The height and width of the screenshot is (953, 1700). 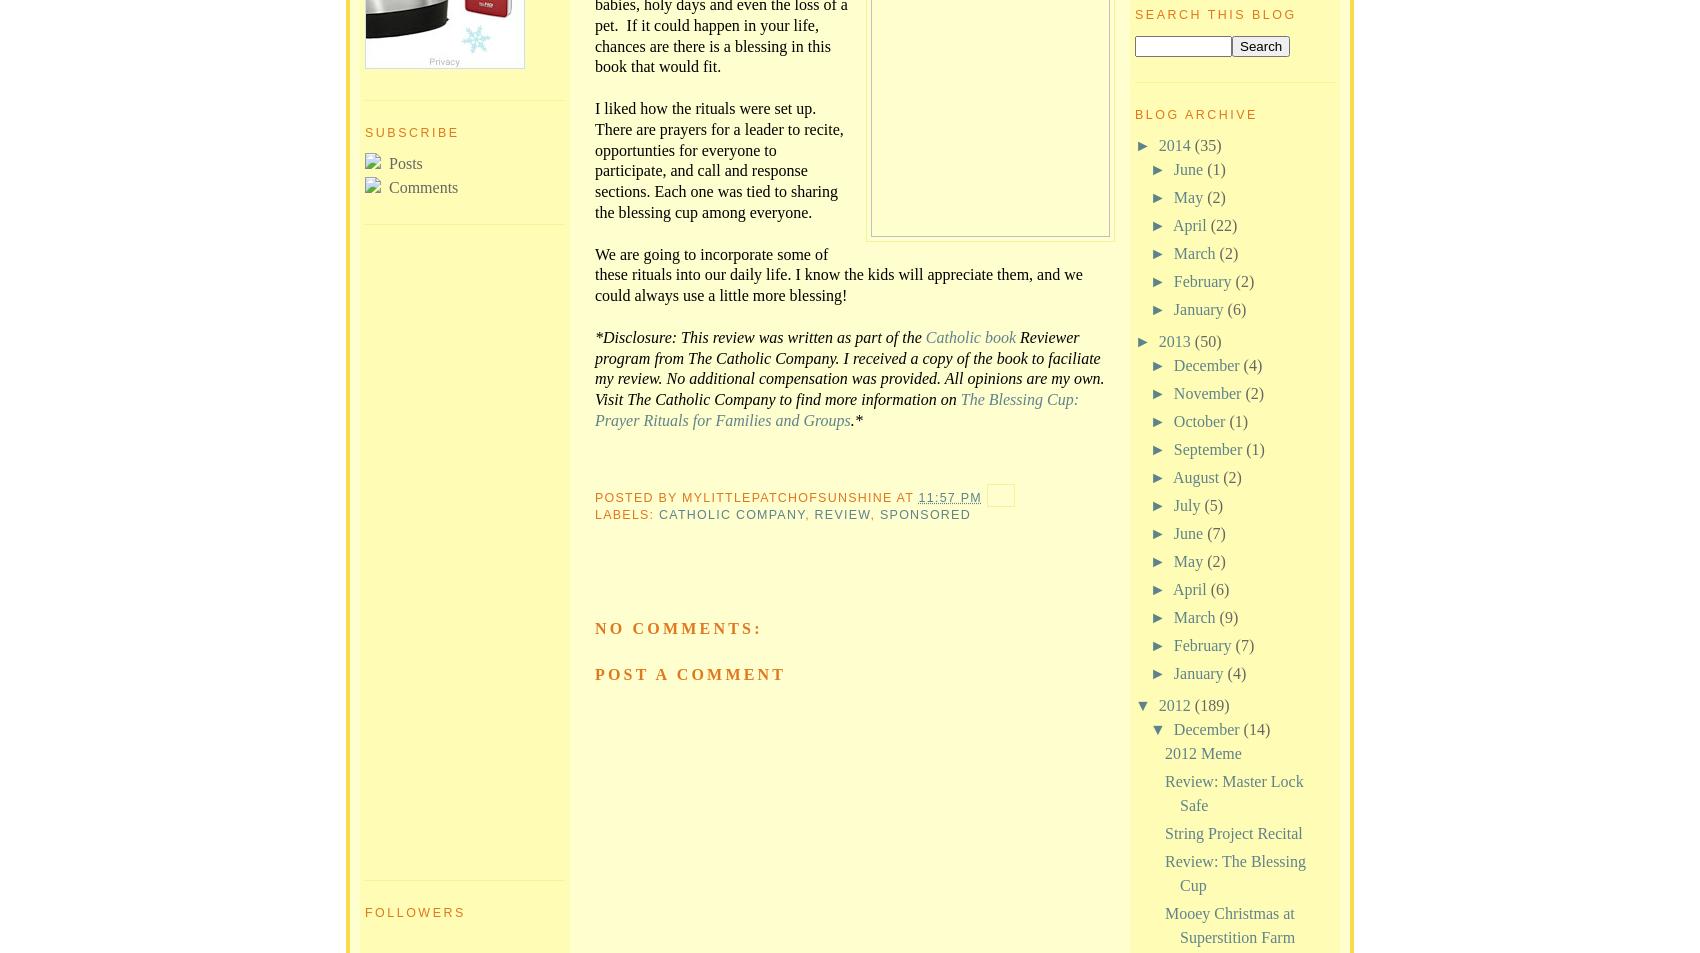 What do you see at coordinates (1206, 339) in the screenshot?
I see `'(50)'` at bounding box center [1206, 339].